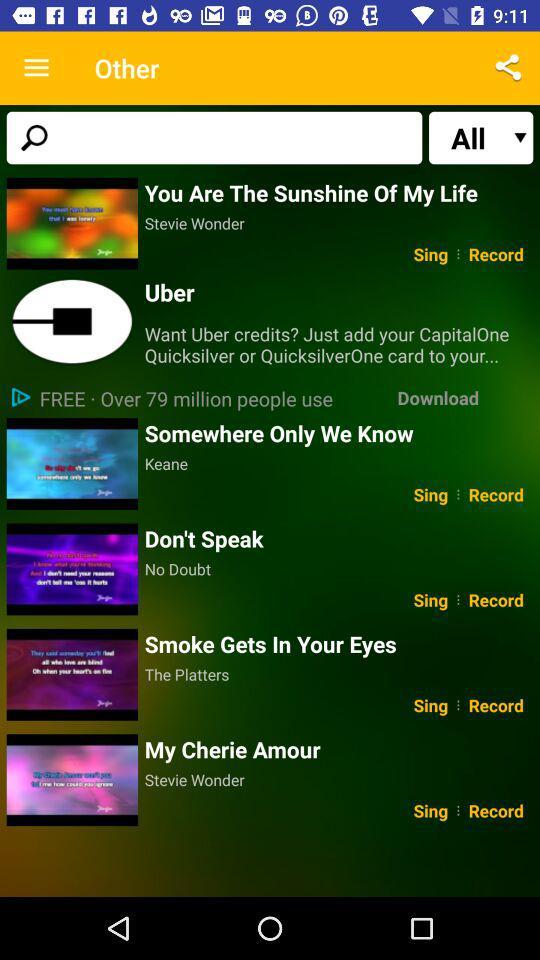 The image size is (540, 960). What do you see at coordinates (213, 136) in the screenshot?
I see `search bar` at bounding box center [213, 136].